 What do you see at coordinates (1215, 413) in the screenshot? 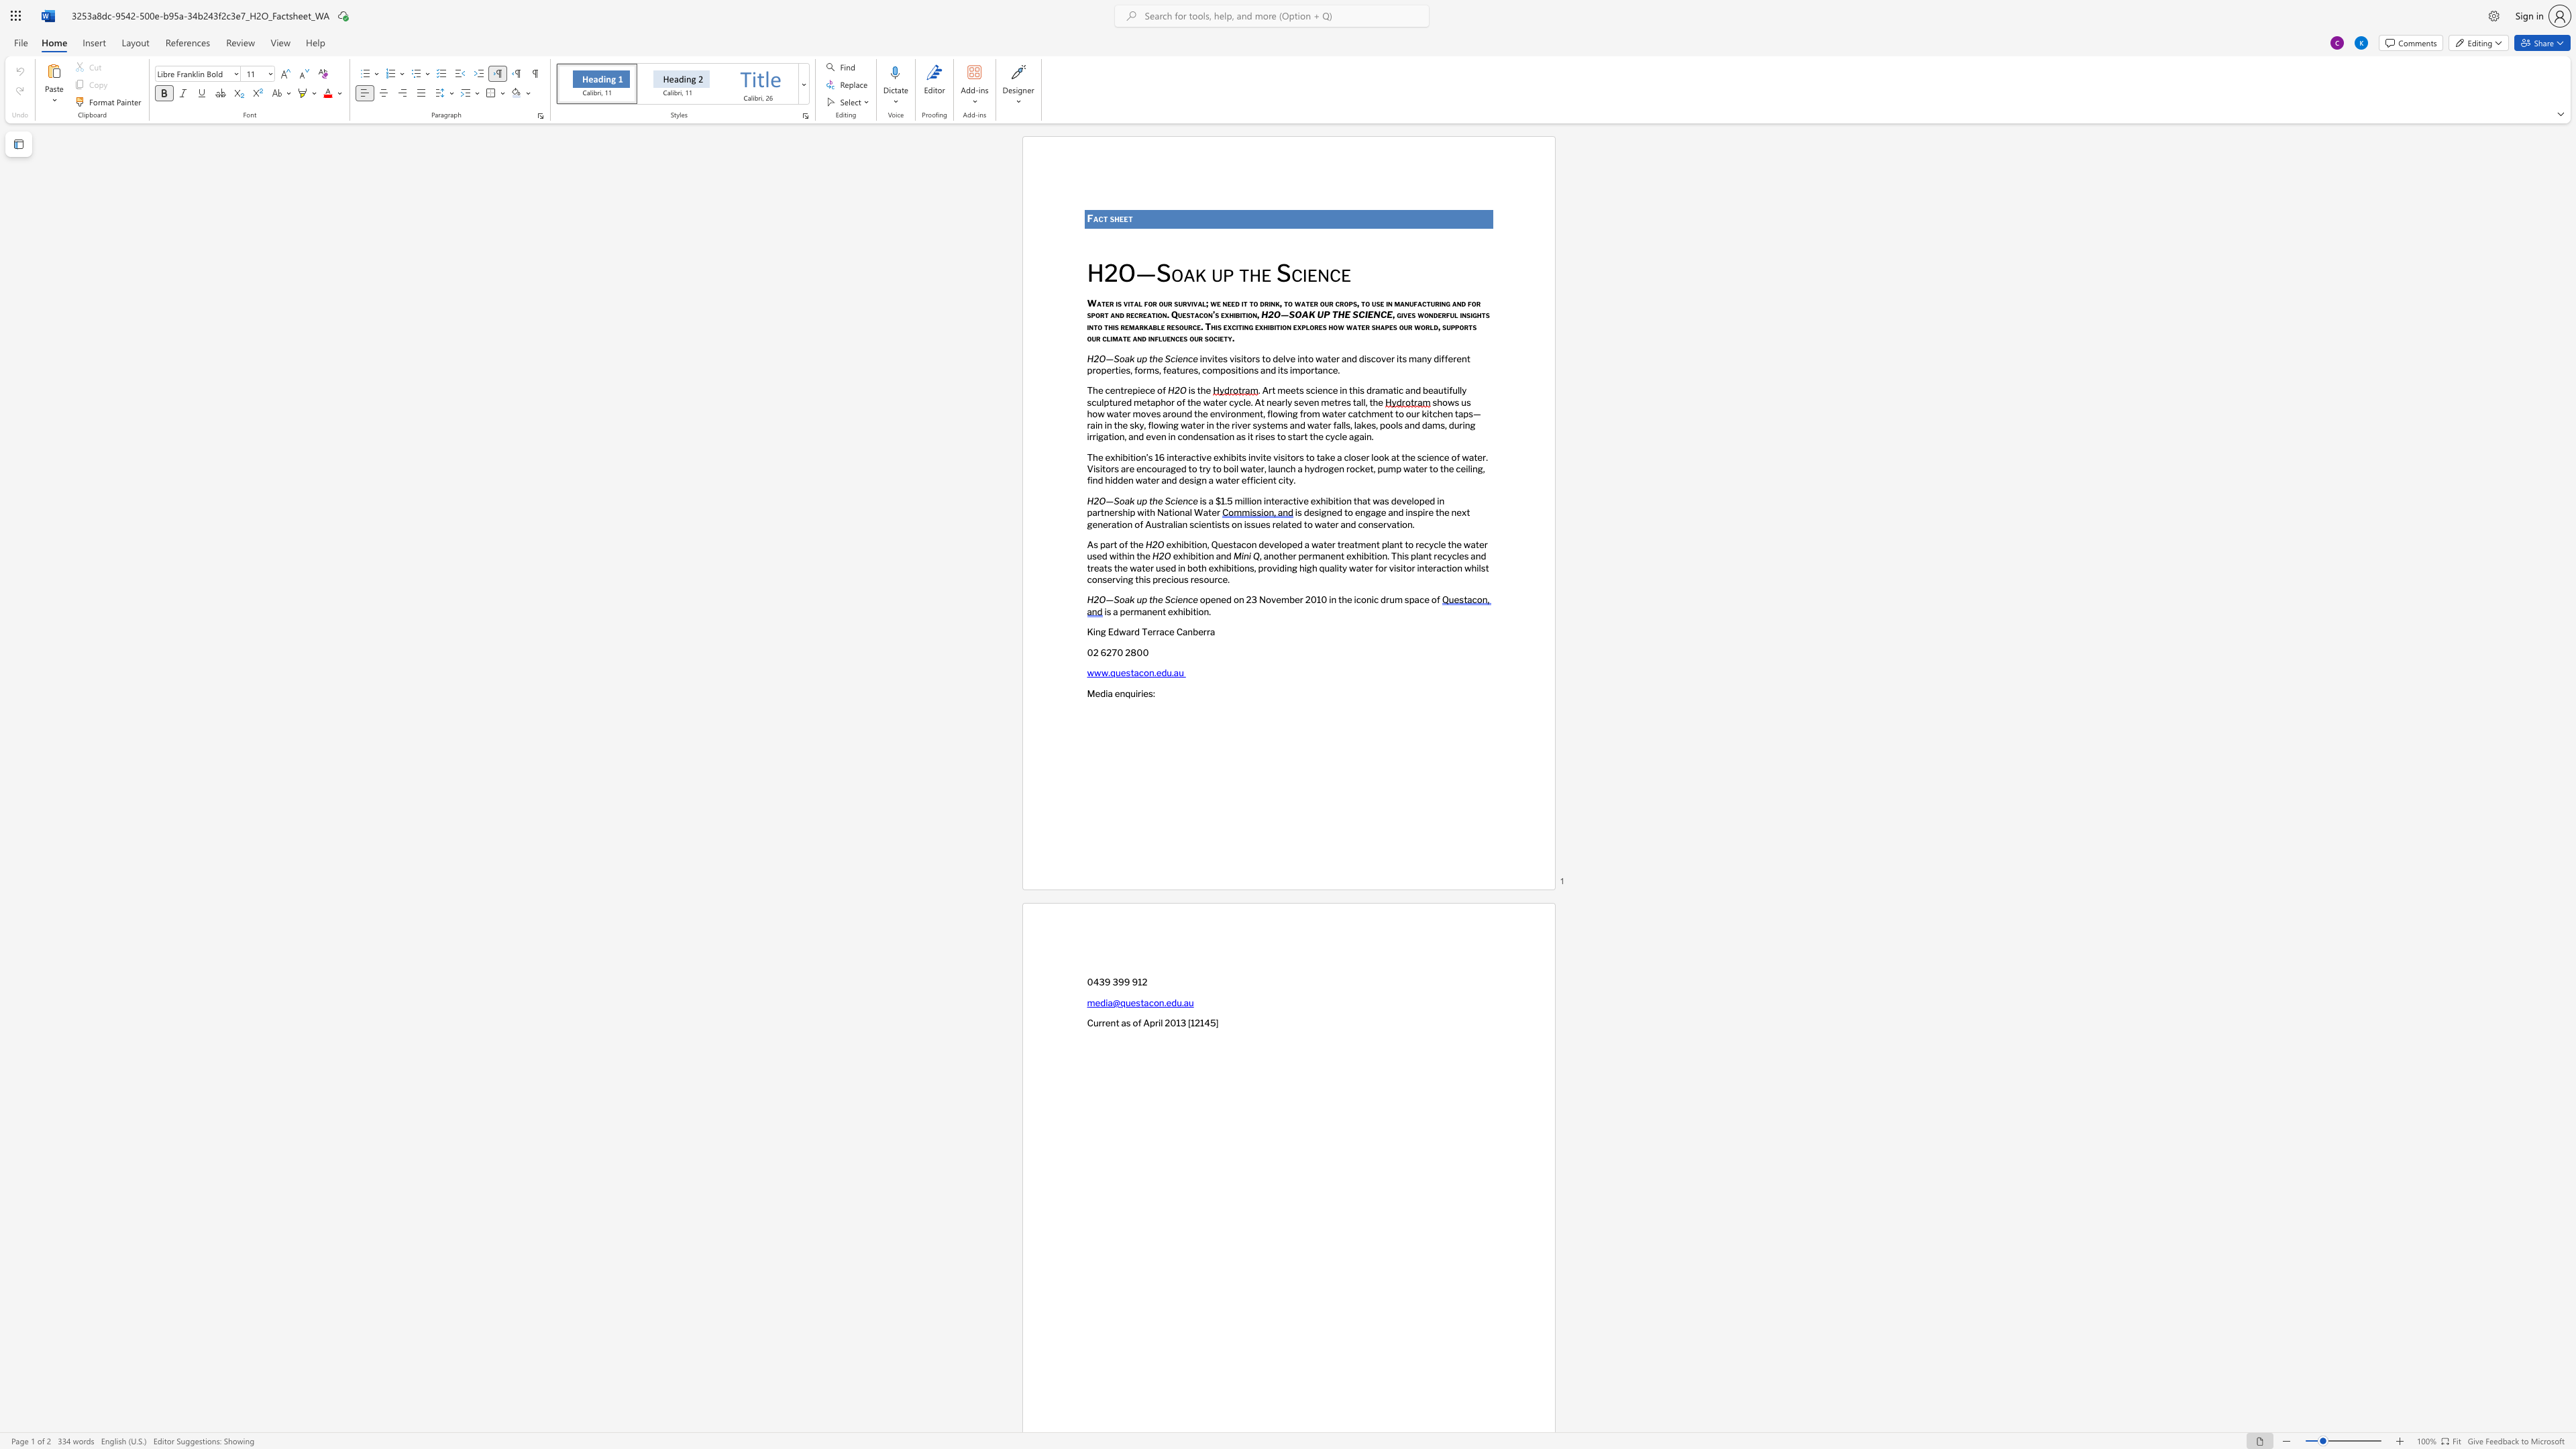
I see `the subset text "nvir" within the text "shows us how water moves around the environment, flowing from water catchment to our kitchen taps"` at bounding box center [1215, 413].